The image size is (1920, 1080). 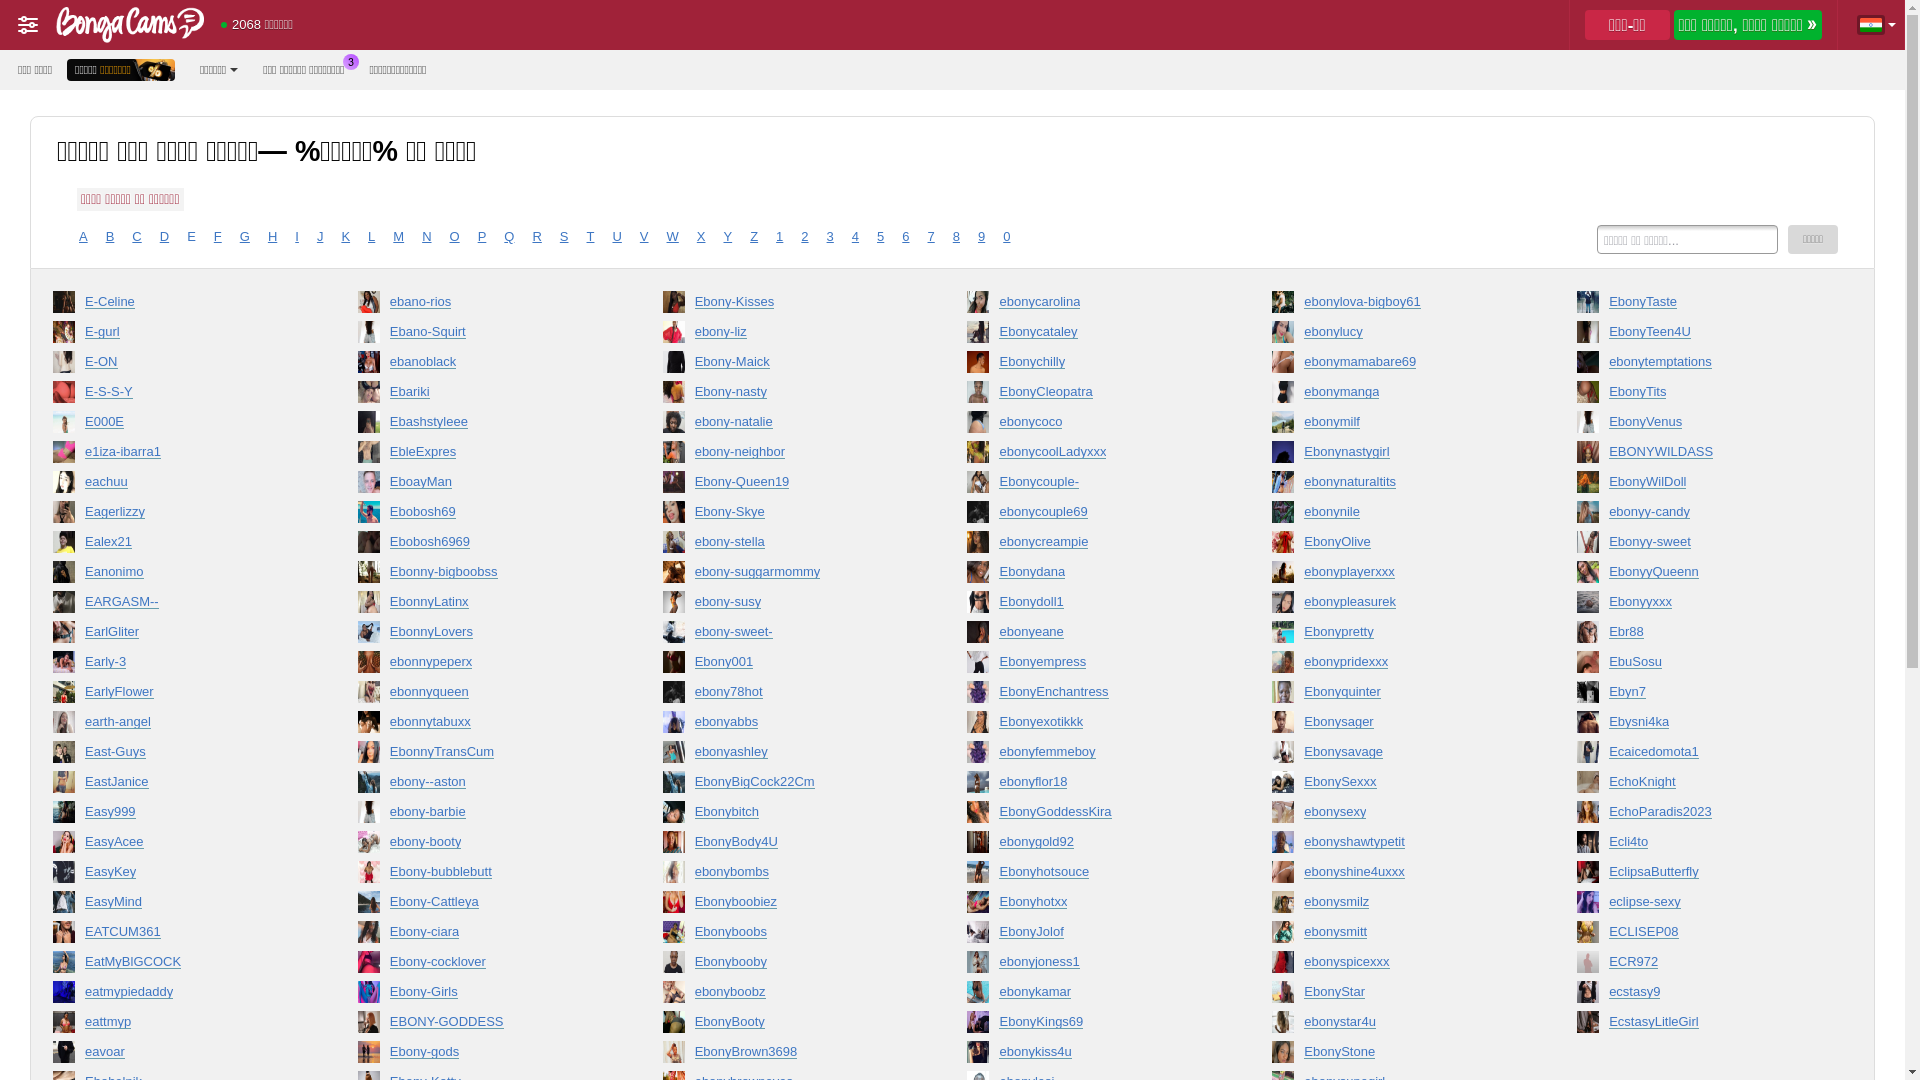 I want to click on 'Ebony-nasty', so click(x=786, y=396).